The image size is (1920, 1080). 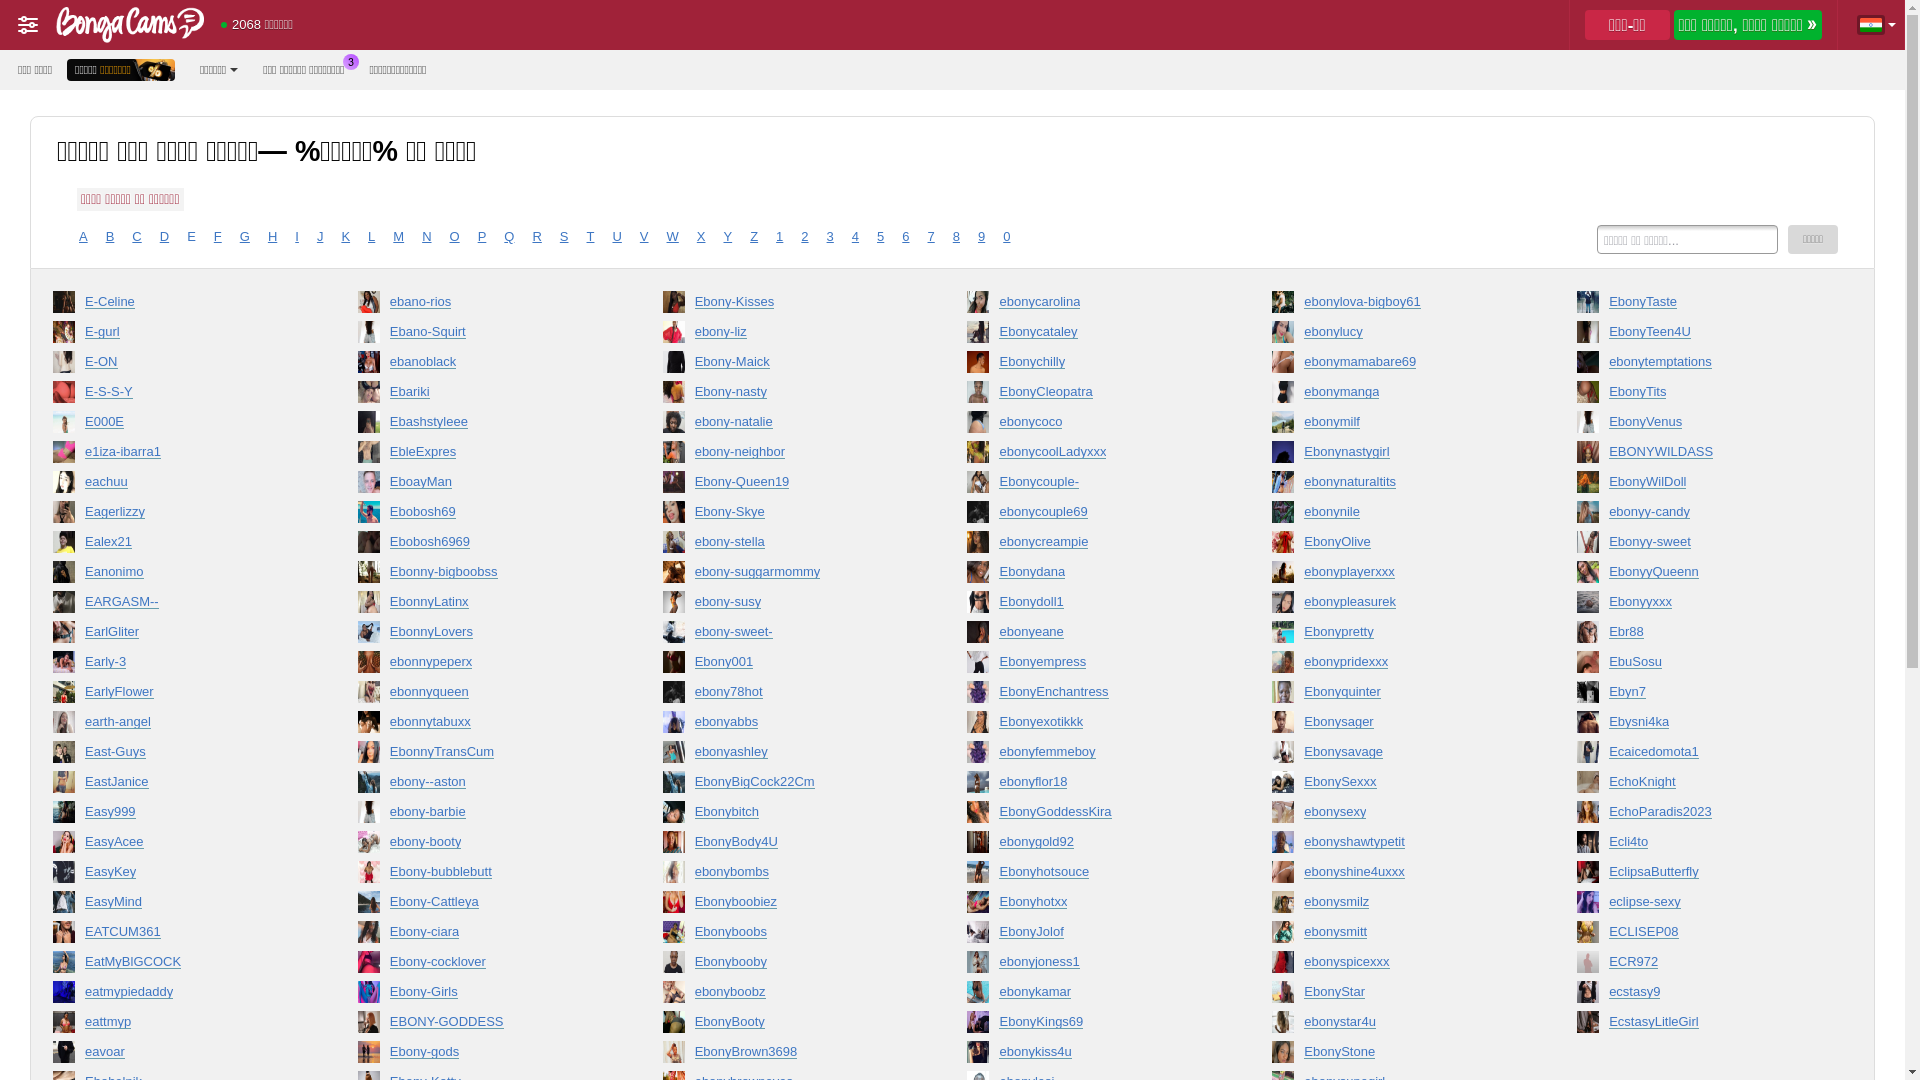 I want to click on 'Ebony-nasty', so click(x=786, y=396).